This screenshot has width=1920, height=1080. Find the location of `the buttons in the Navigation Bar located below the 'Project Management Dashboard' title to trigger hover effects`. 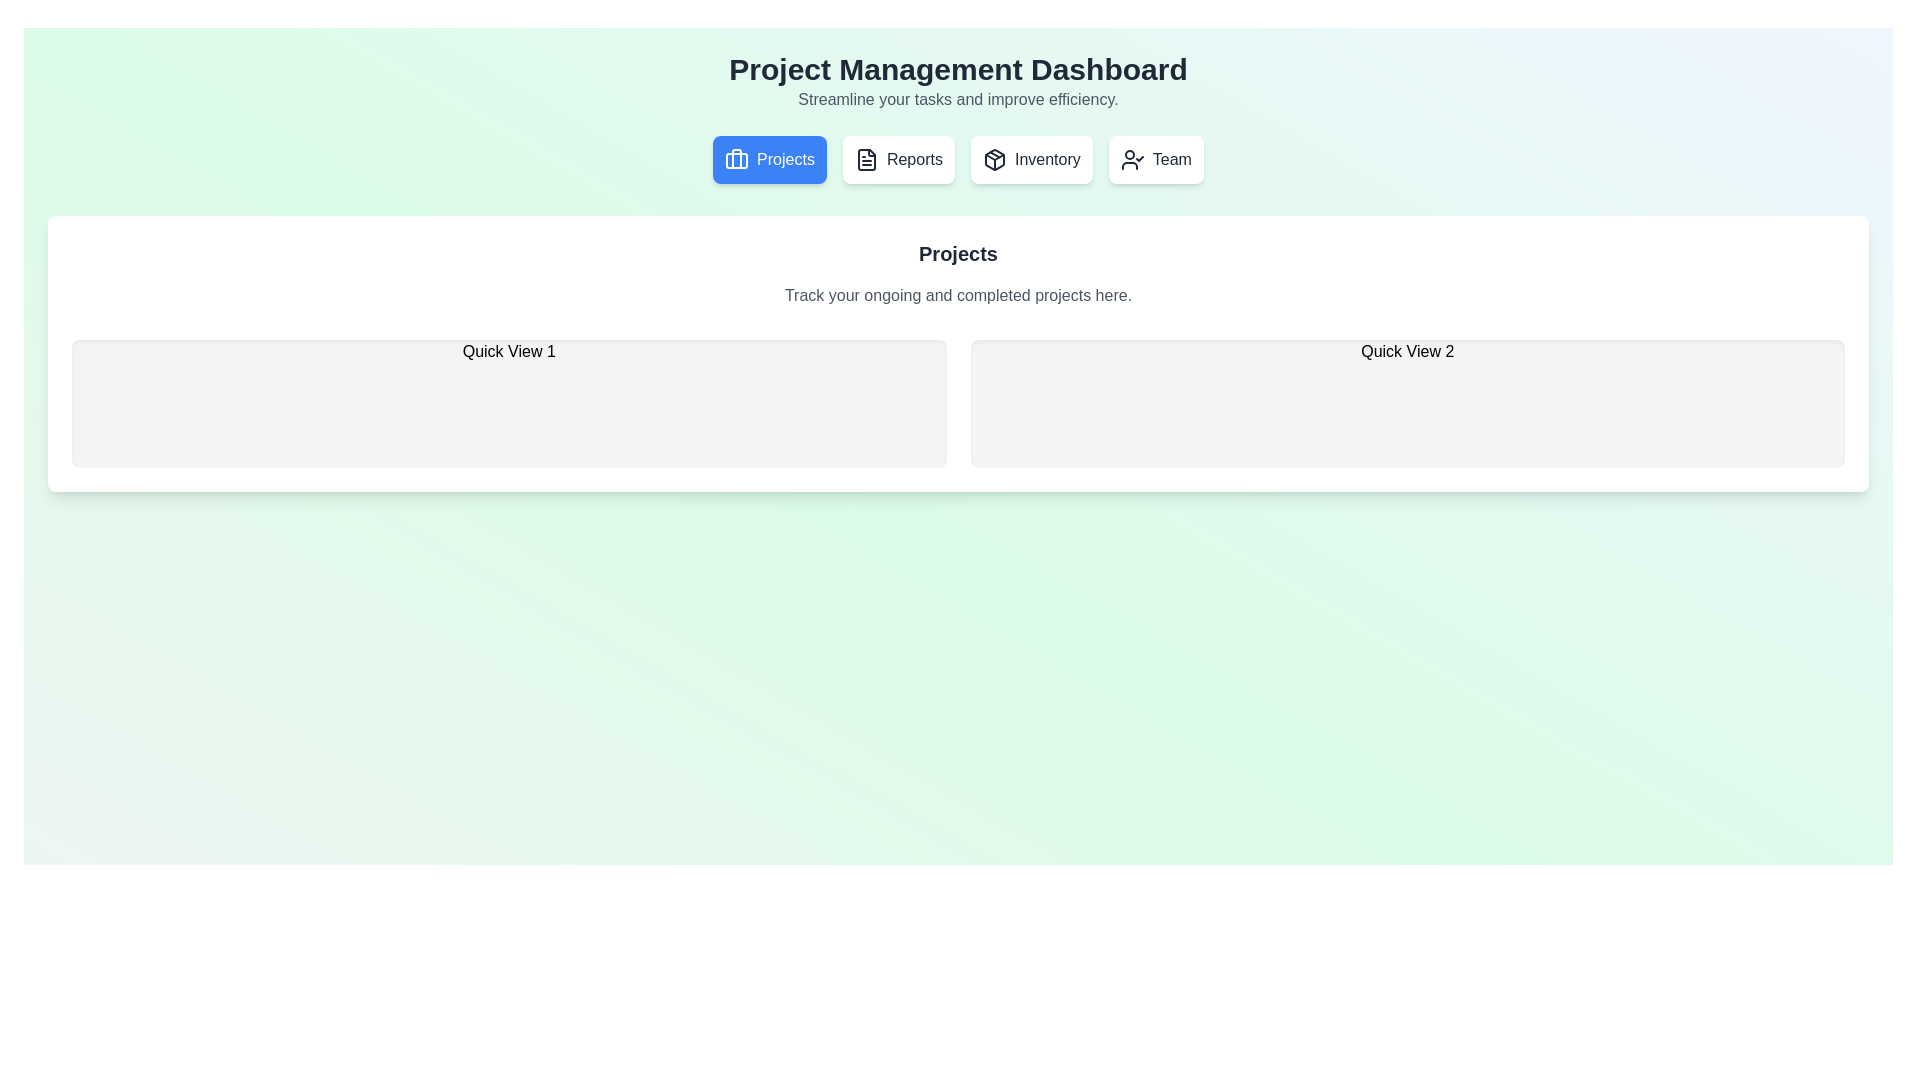

the buttons in the Navigation Bar located below the 'Project Management Dashboard' title to trigger hover effects is located at coordinates (957, 158).